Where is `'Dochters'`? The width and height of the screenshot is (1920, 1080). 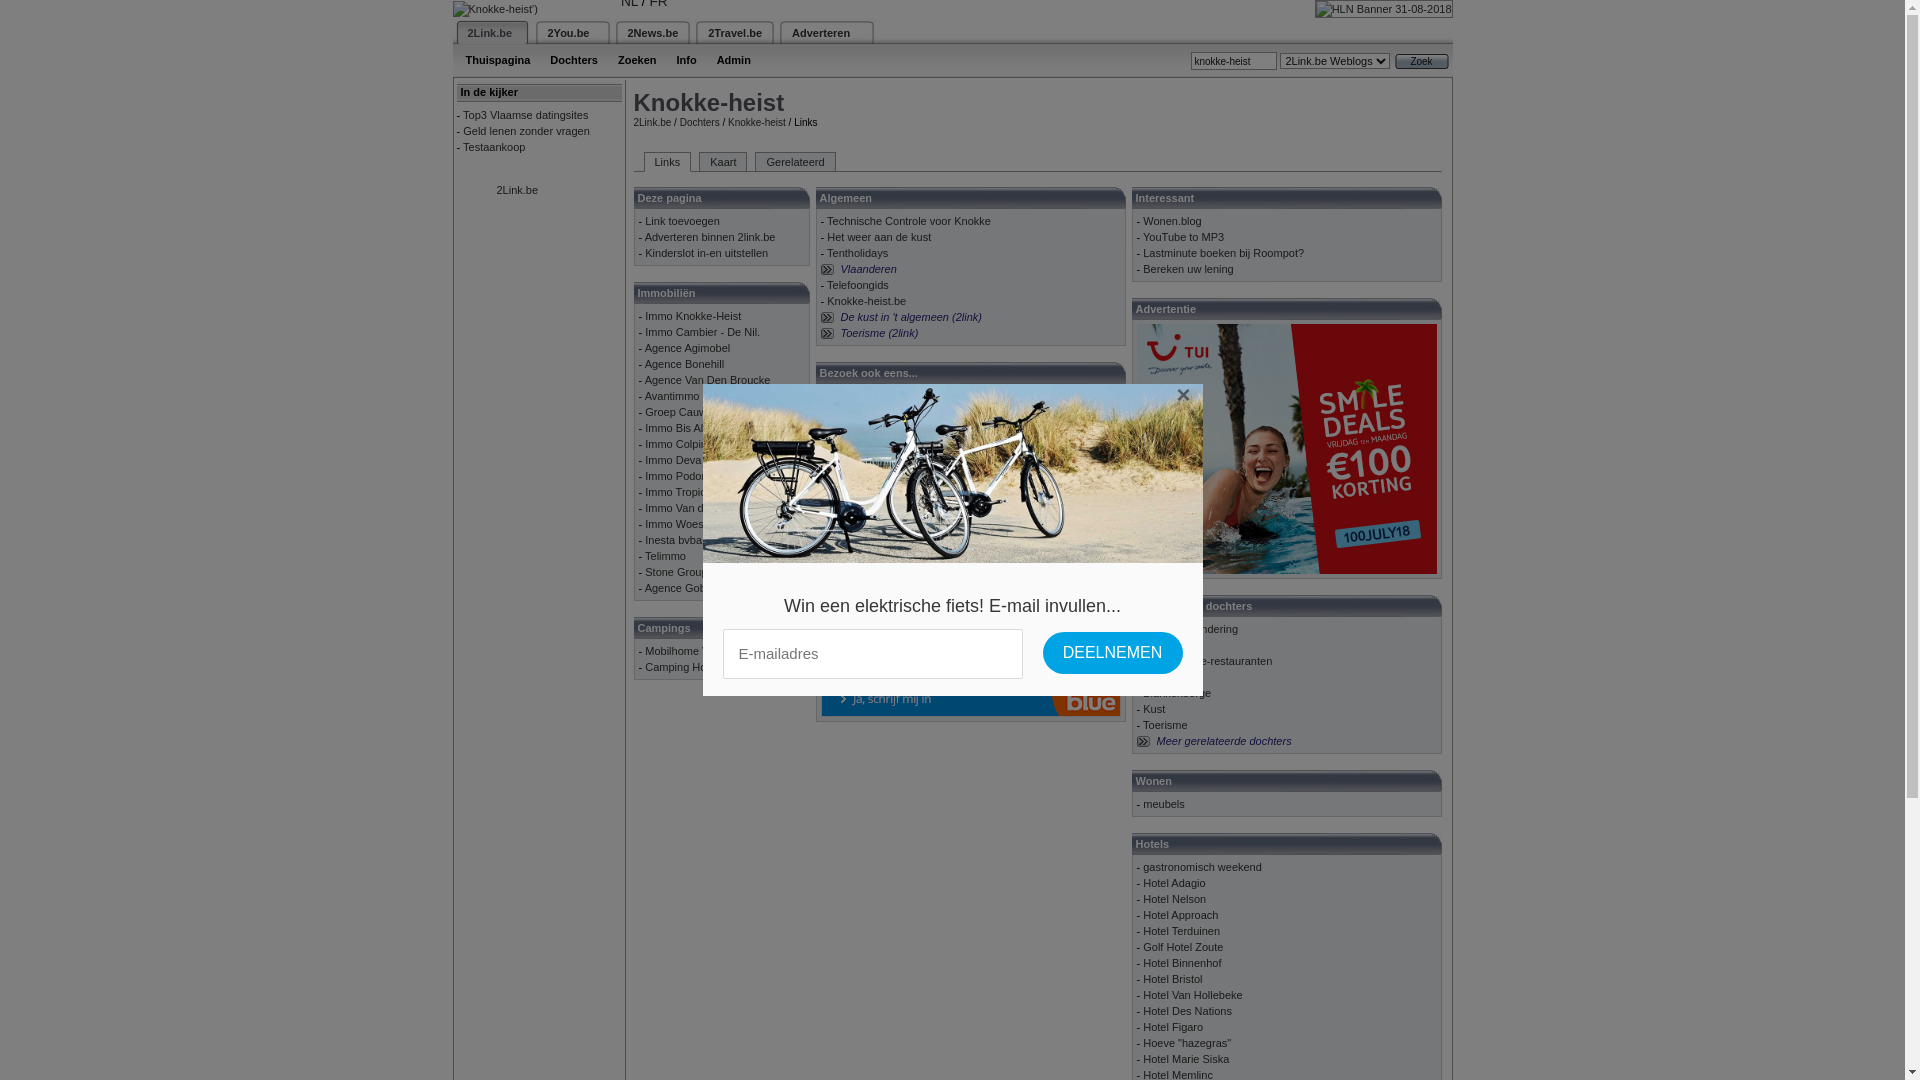
'Dochters' is located at coordinates (573, 59).